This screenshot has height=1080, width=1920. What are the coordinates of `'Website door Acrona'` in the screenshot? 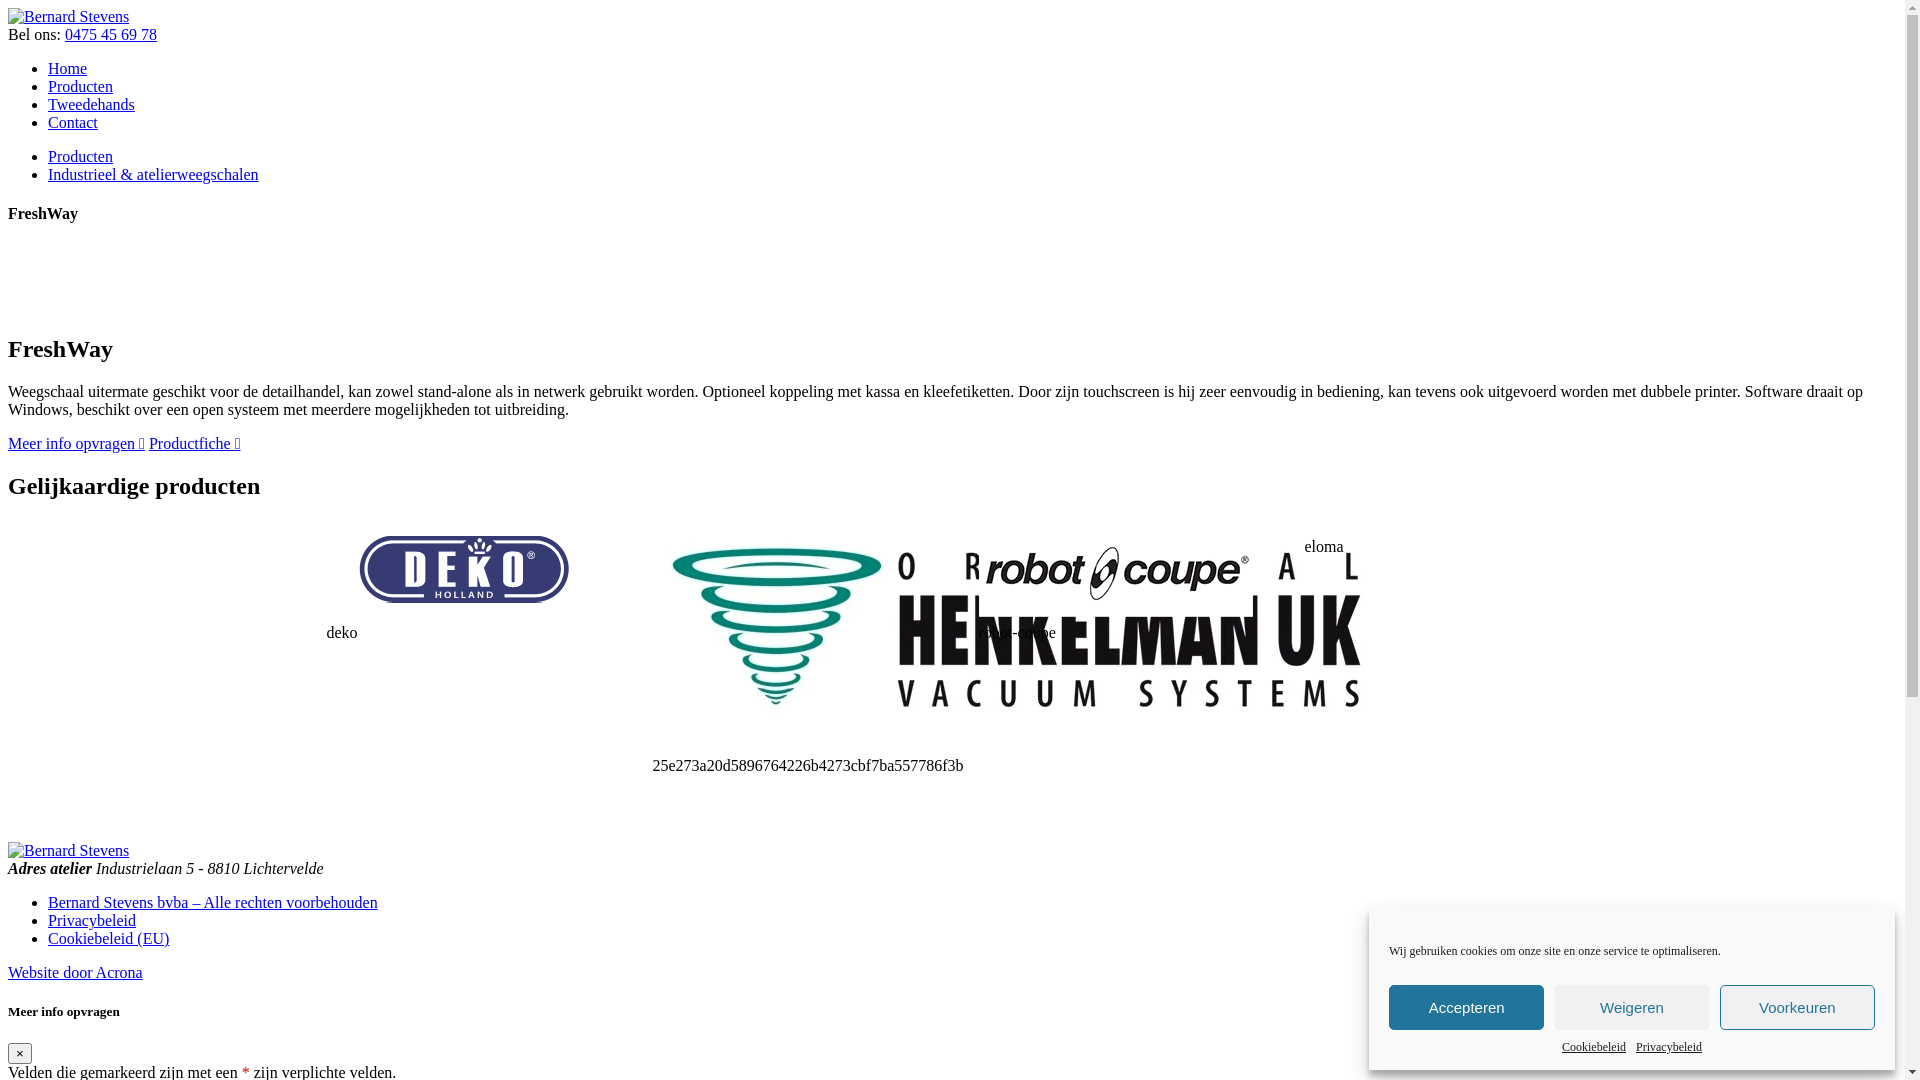 It's located at (75, 971).